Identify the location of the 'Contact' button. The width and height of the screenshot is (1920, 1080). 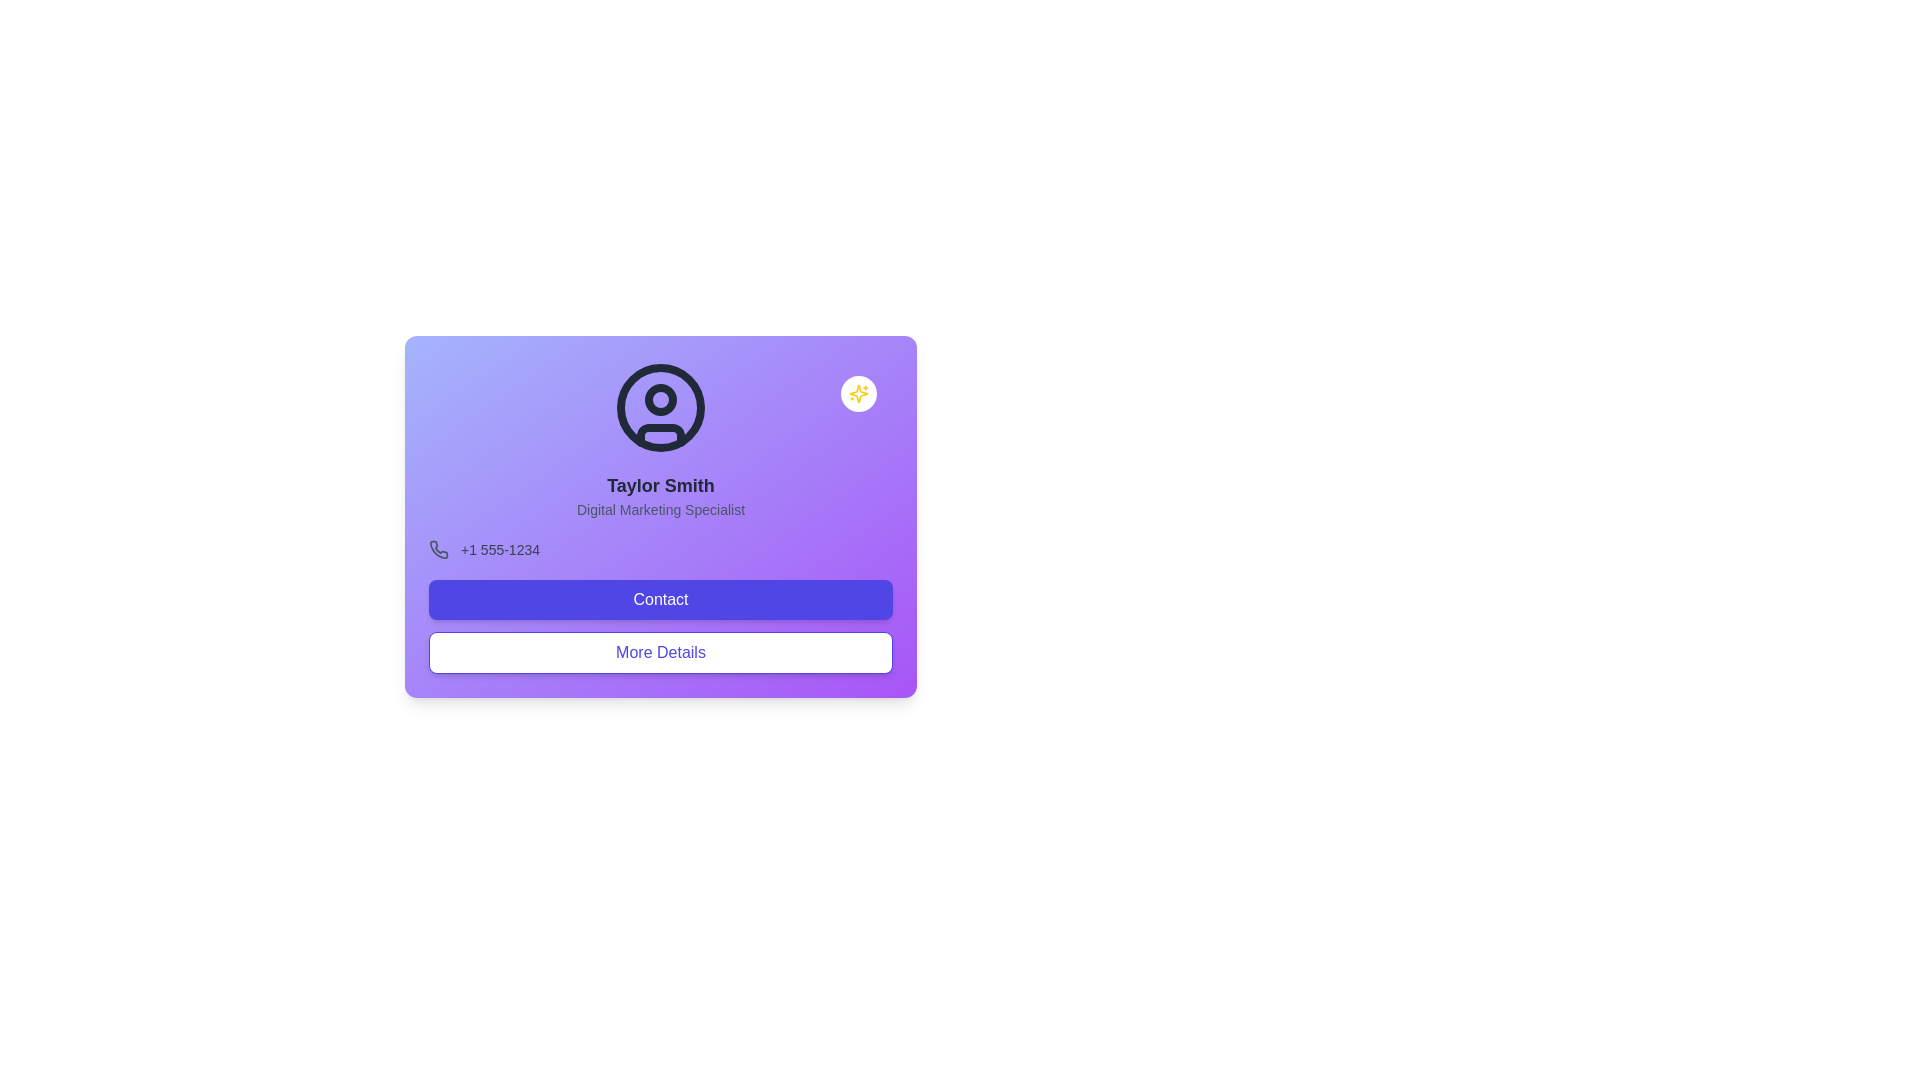
(661, 599).